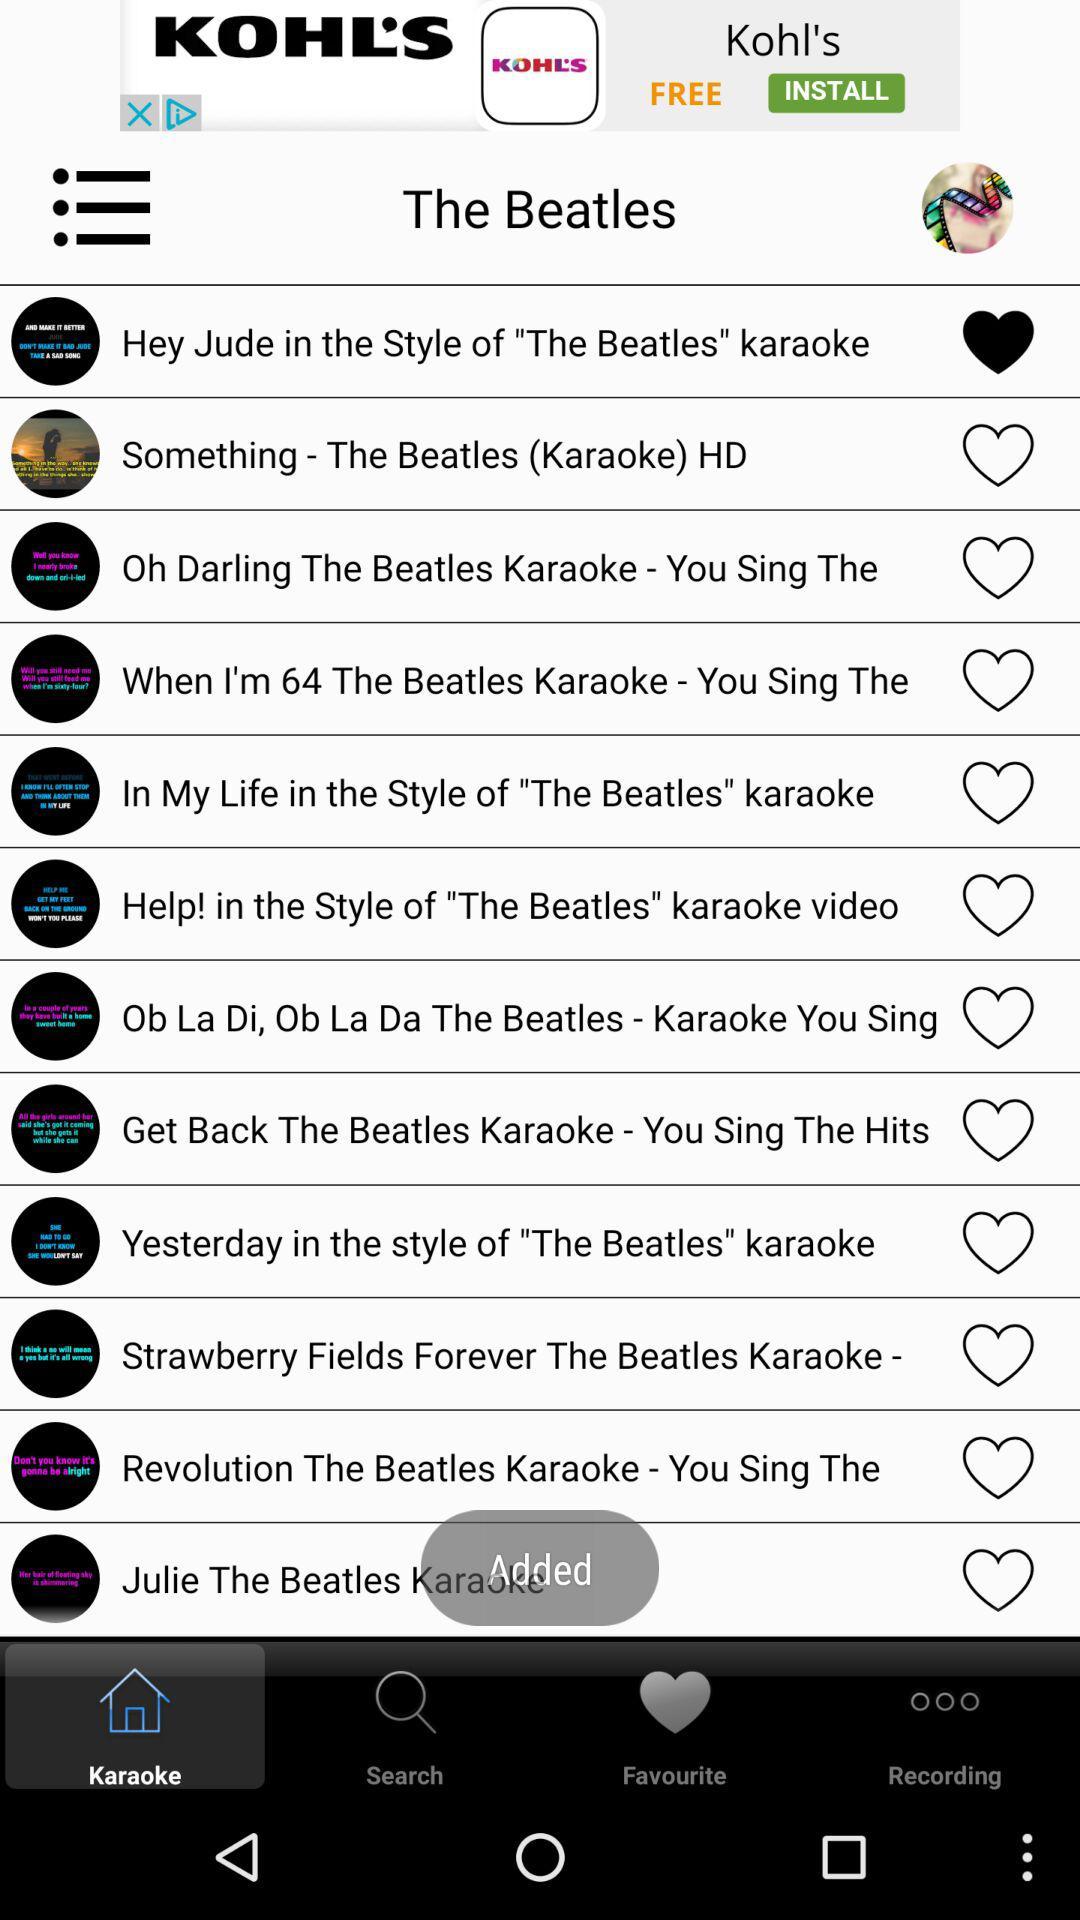 Image resolution: width=1080 pixels, height=1920 pixels. Describe the element at coordinates (998, 790) in the screenshot. I see `favorites option` at that location.